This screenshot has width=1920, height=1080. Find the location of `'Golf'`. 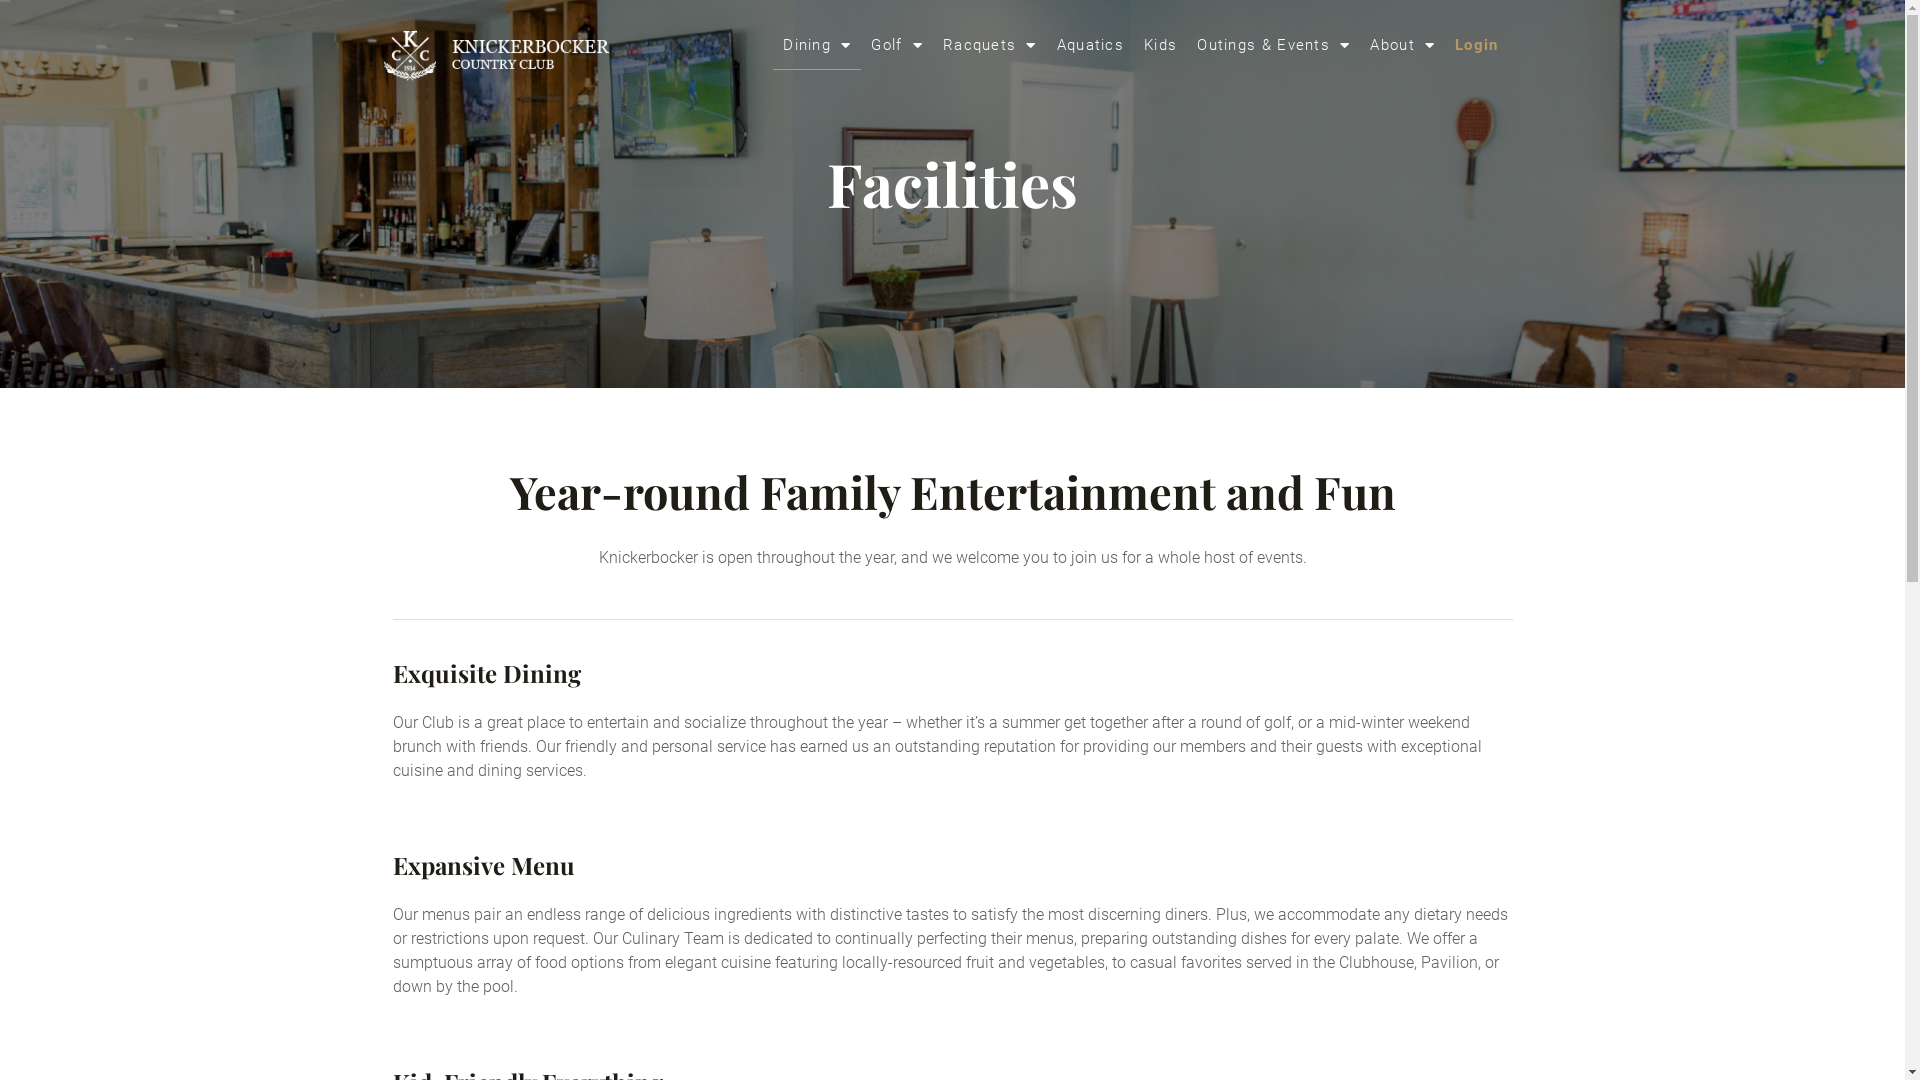

'Golf' is located at coordinates (896, 45).